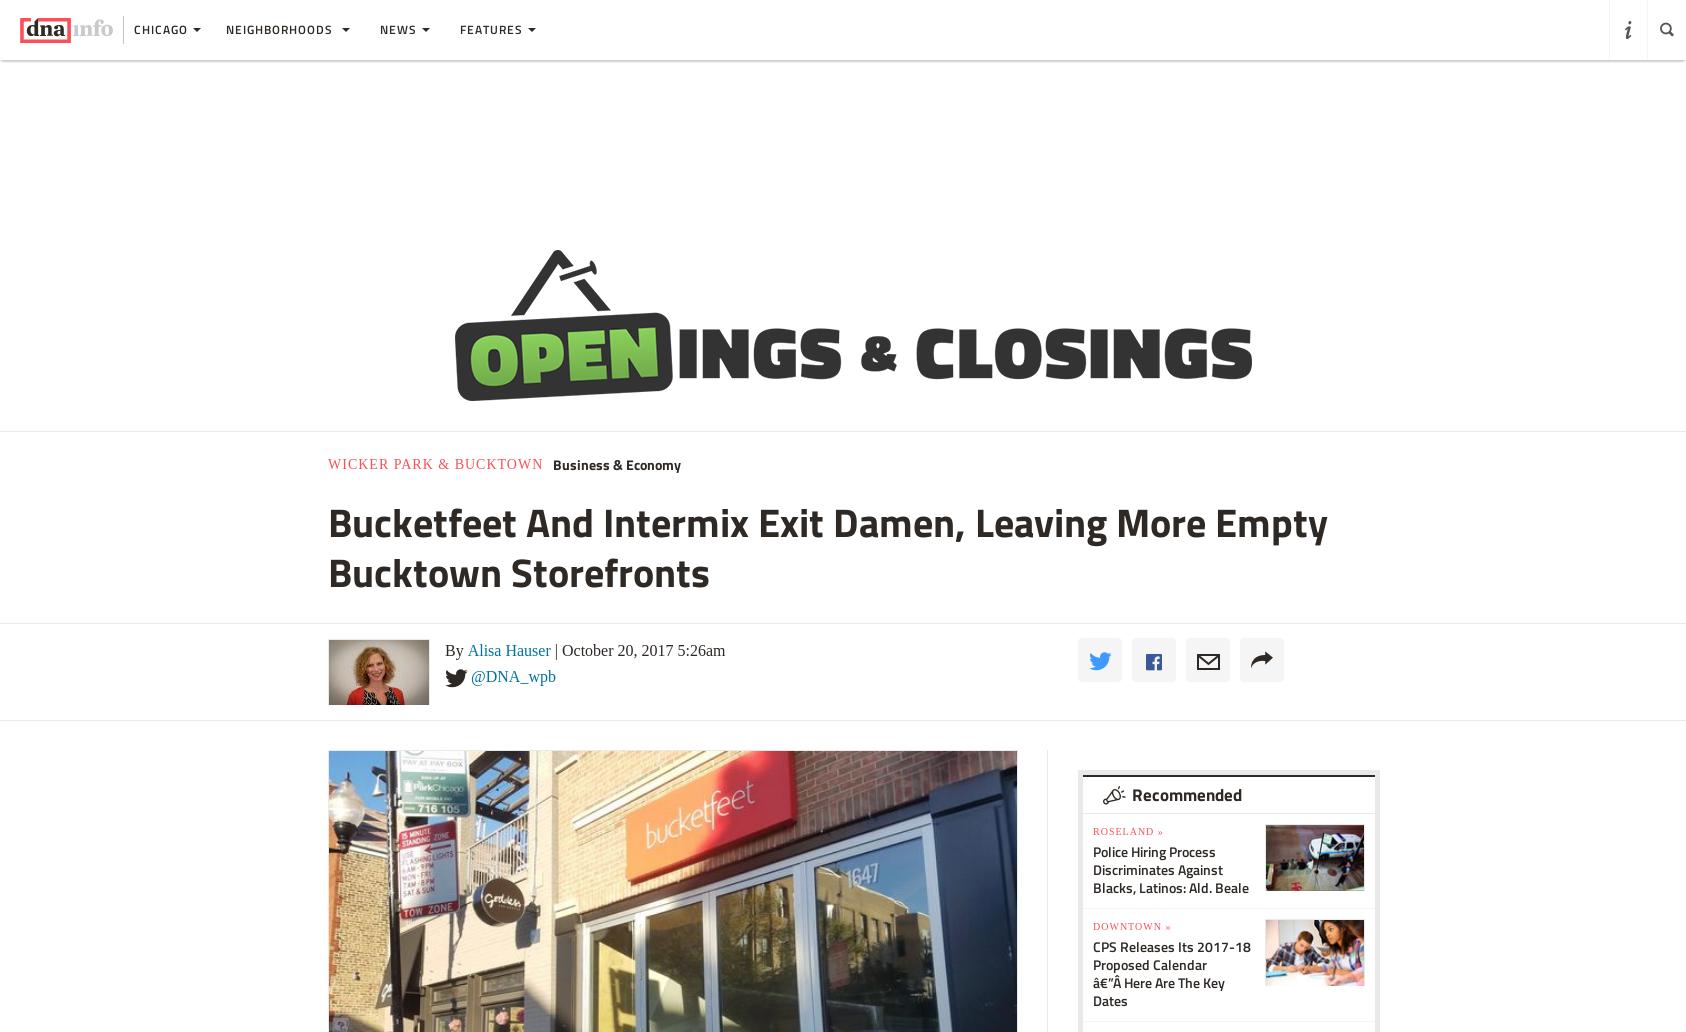 This screenshot has height=1032, width=1686. Describe the element at coordinates (1093, 830) in the screenshot. I see `'Roseland »'` at that location.